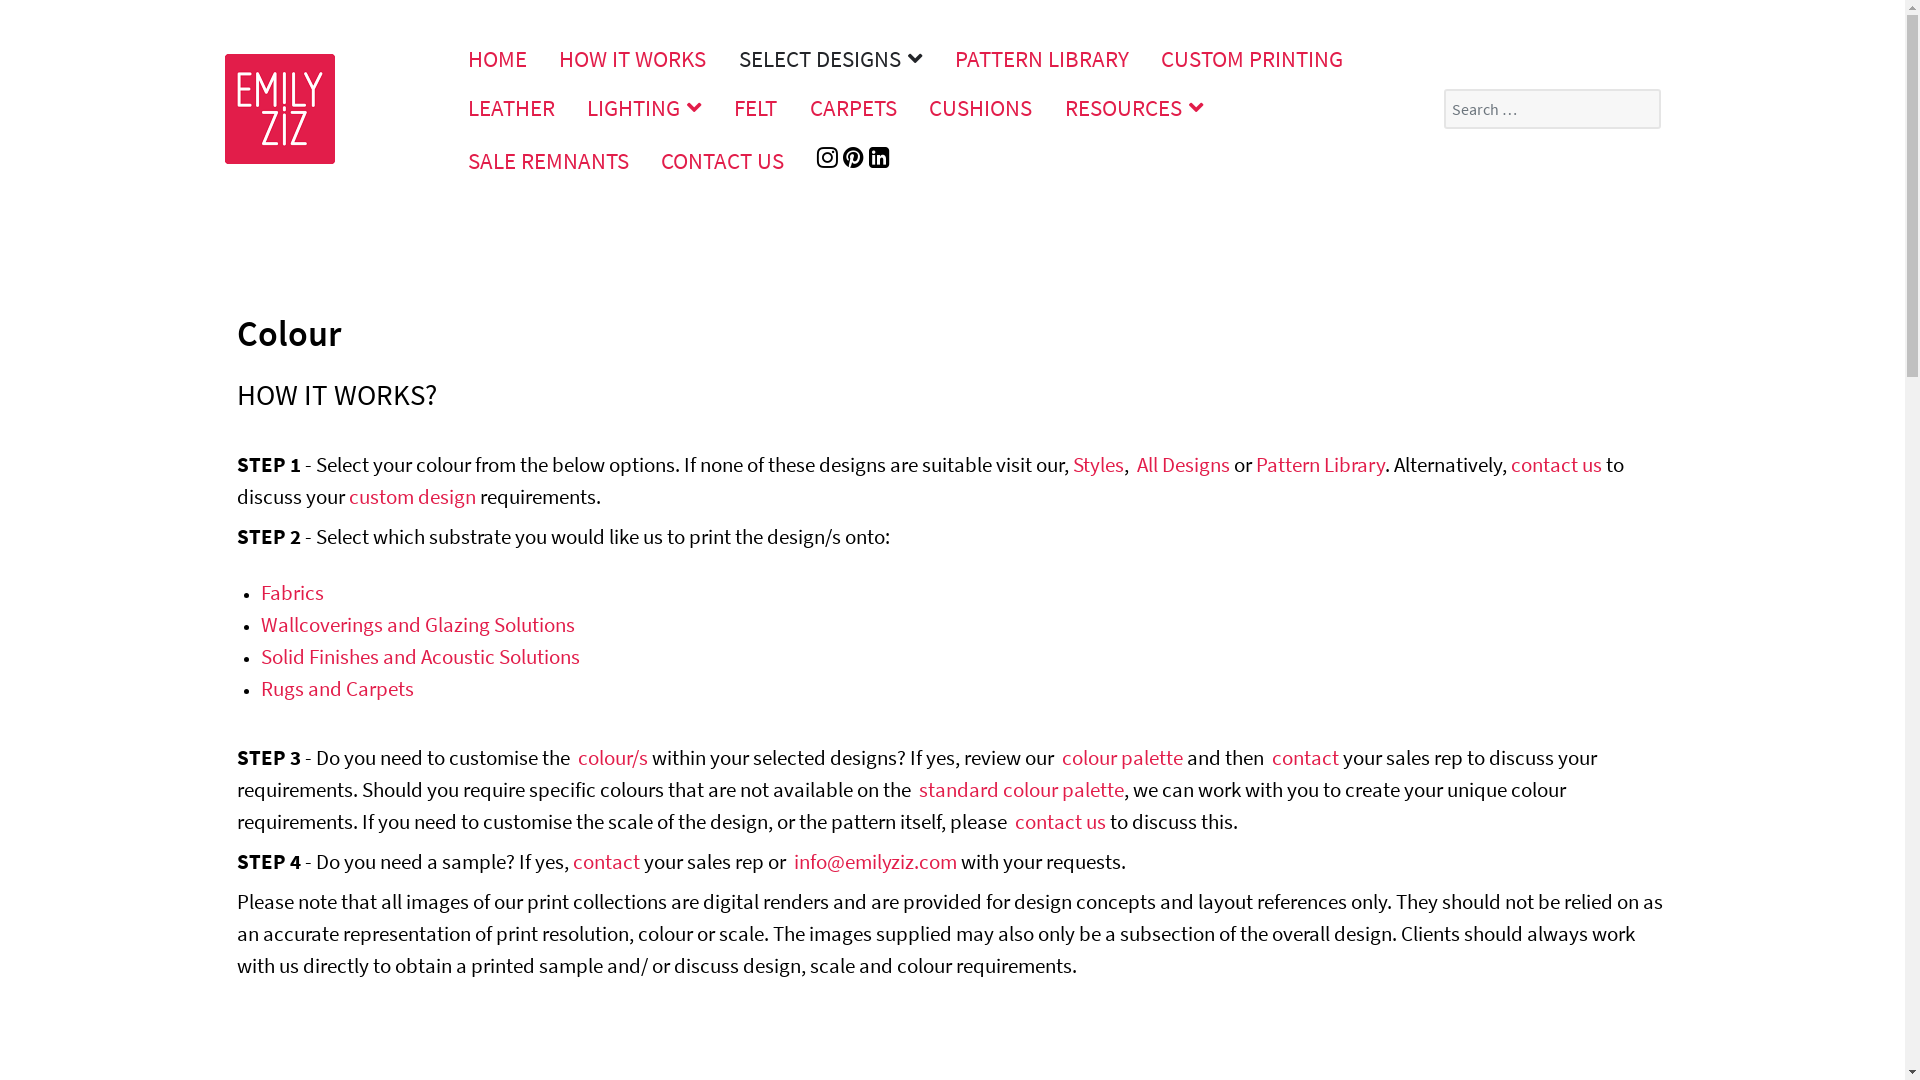 The width and height of the screenshot is (1920, 1080). I want to click on 'RESOURCES', so click(1049, 107).